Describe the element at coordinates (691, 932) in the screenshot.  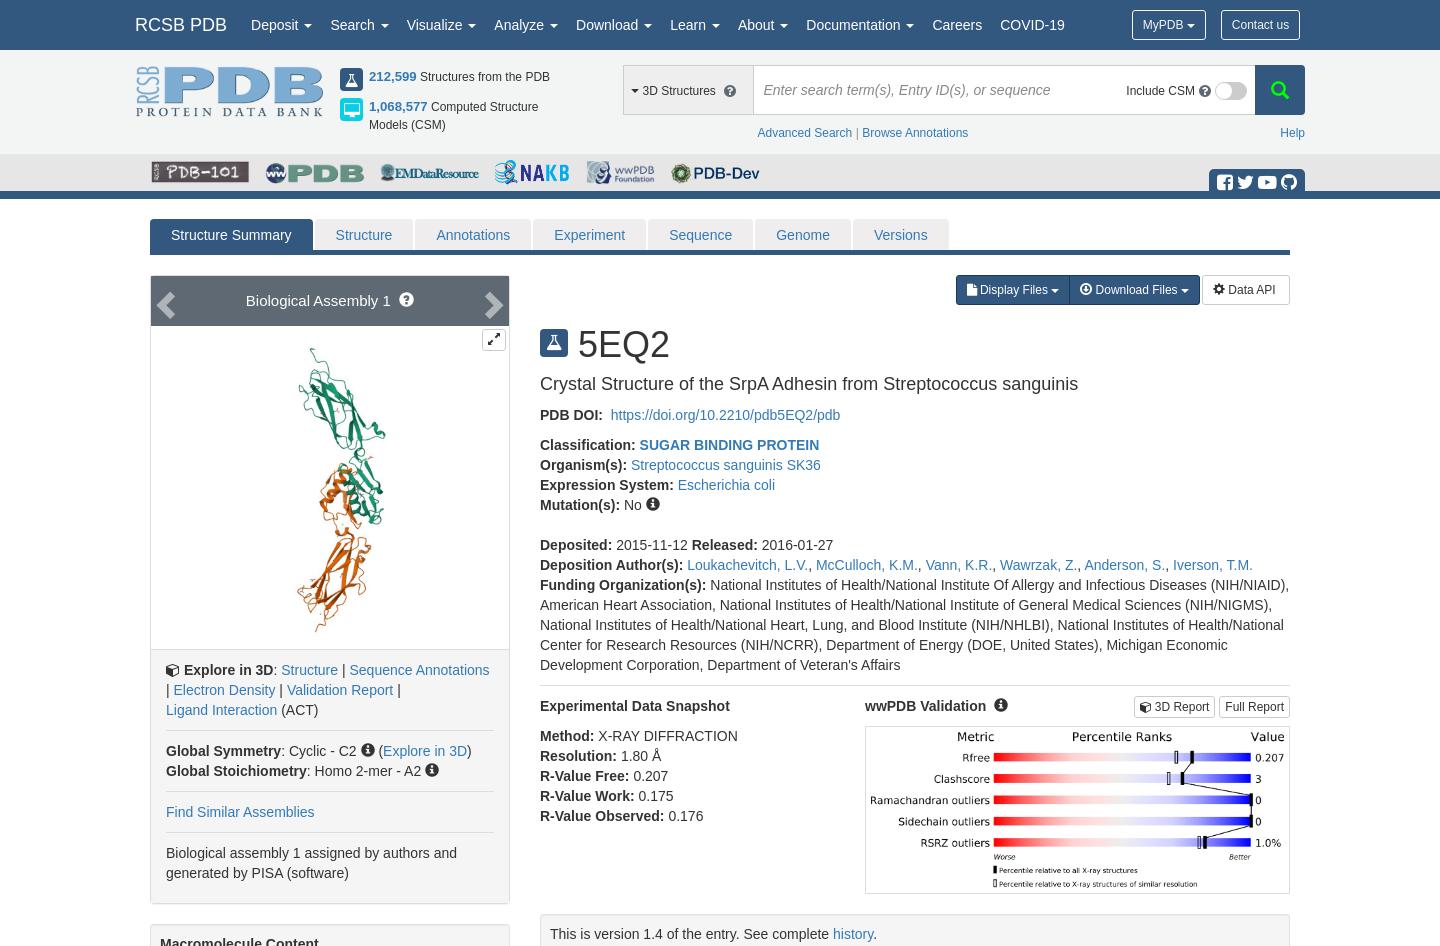
I see `'This is version 1.4 of the entry. See complete'` at that location.